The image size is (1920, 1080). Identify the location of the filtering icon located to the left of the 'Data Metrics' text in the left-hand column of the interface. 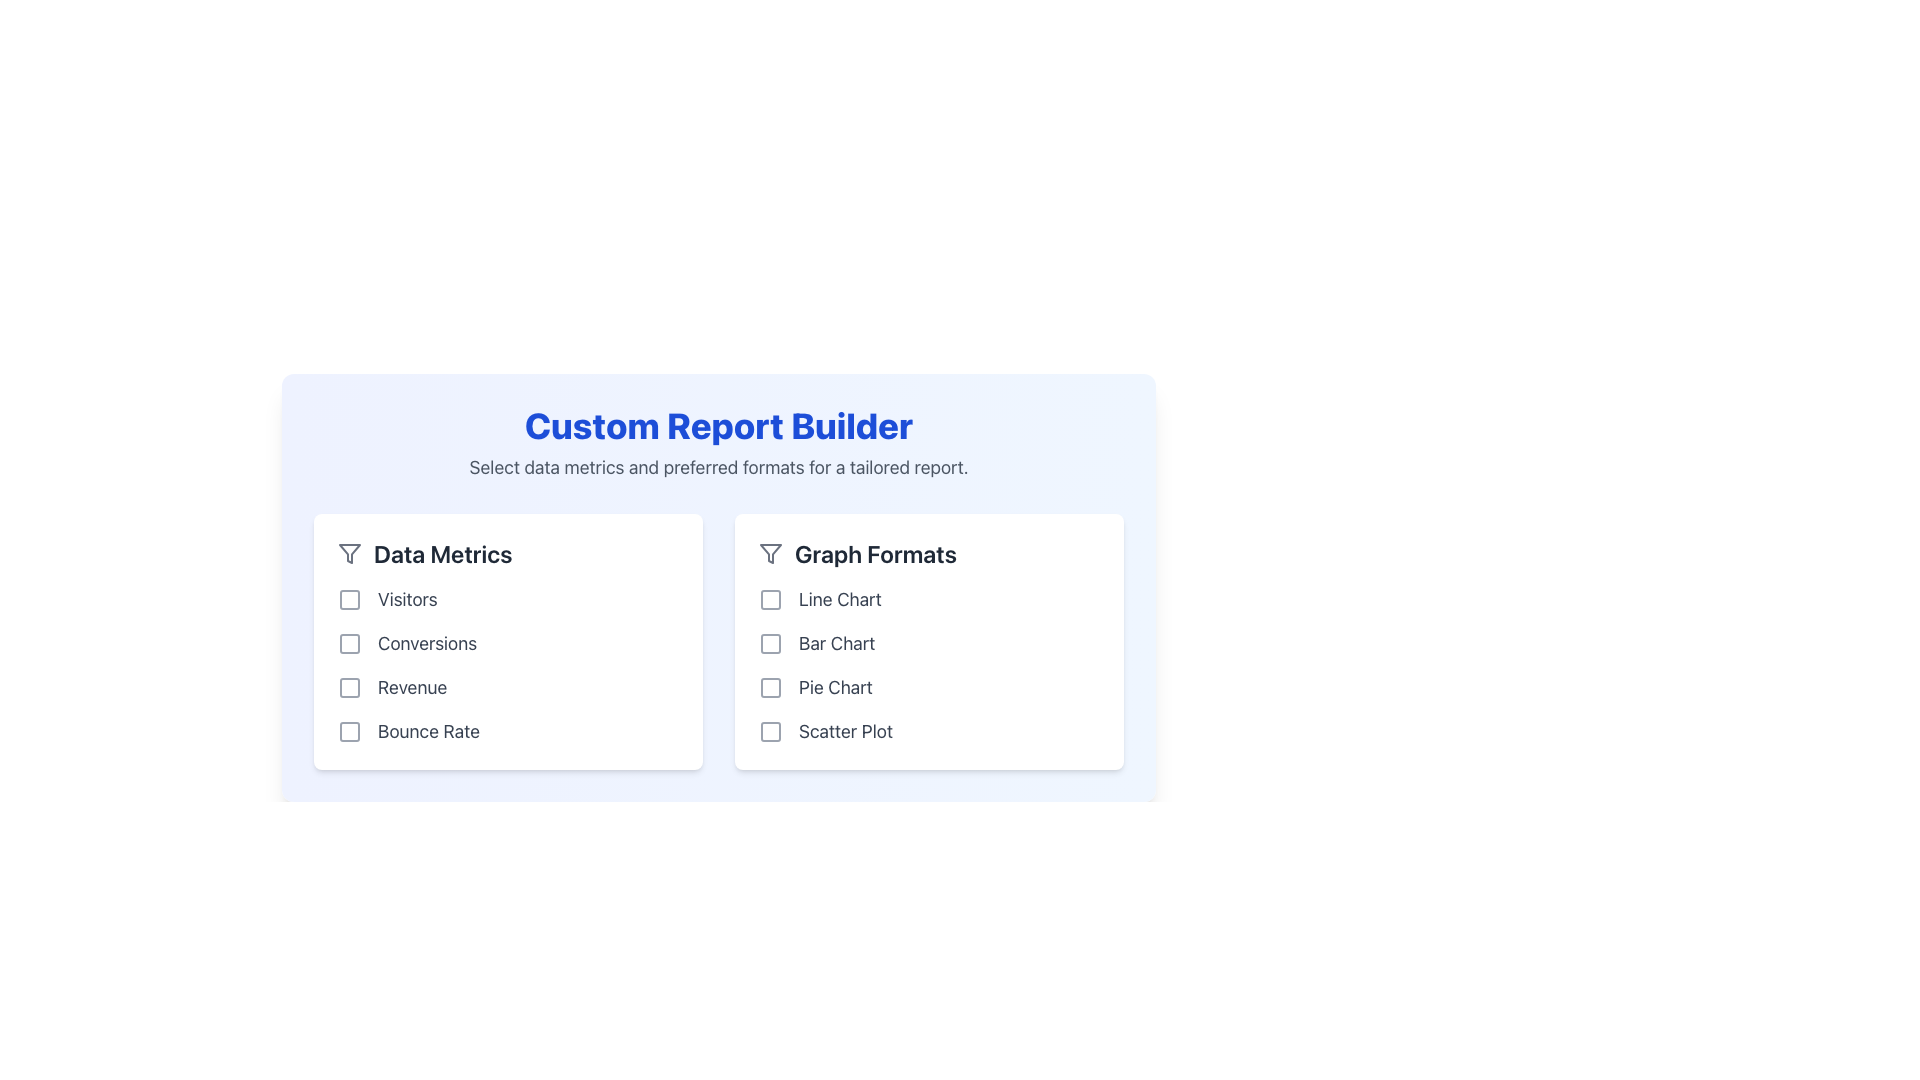
(350, 554).